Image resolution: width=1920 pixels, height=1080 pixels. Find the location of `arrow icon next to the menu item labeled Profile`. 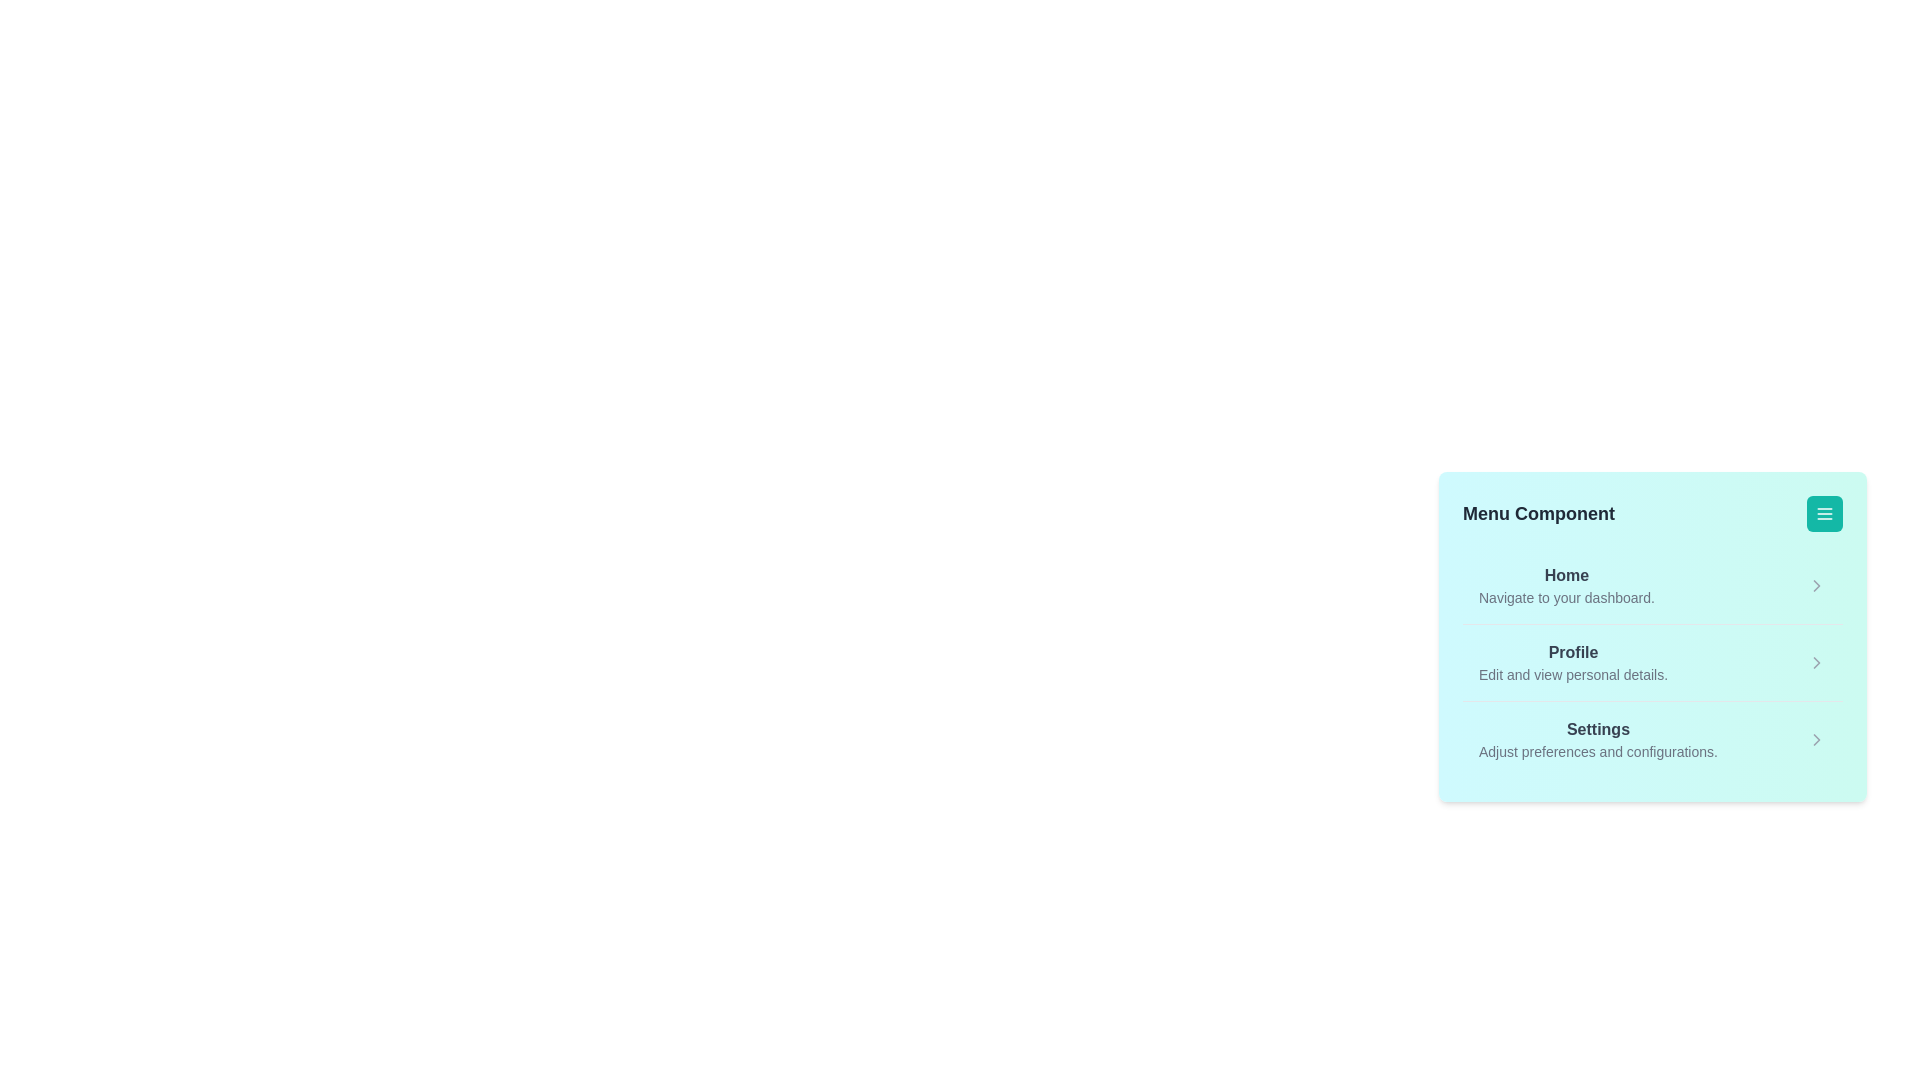

arrow icon next to the menu item labeled Profile is located at coordinates (1817, 663).